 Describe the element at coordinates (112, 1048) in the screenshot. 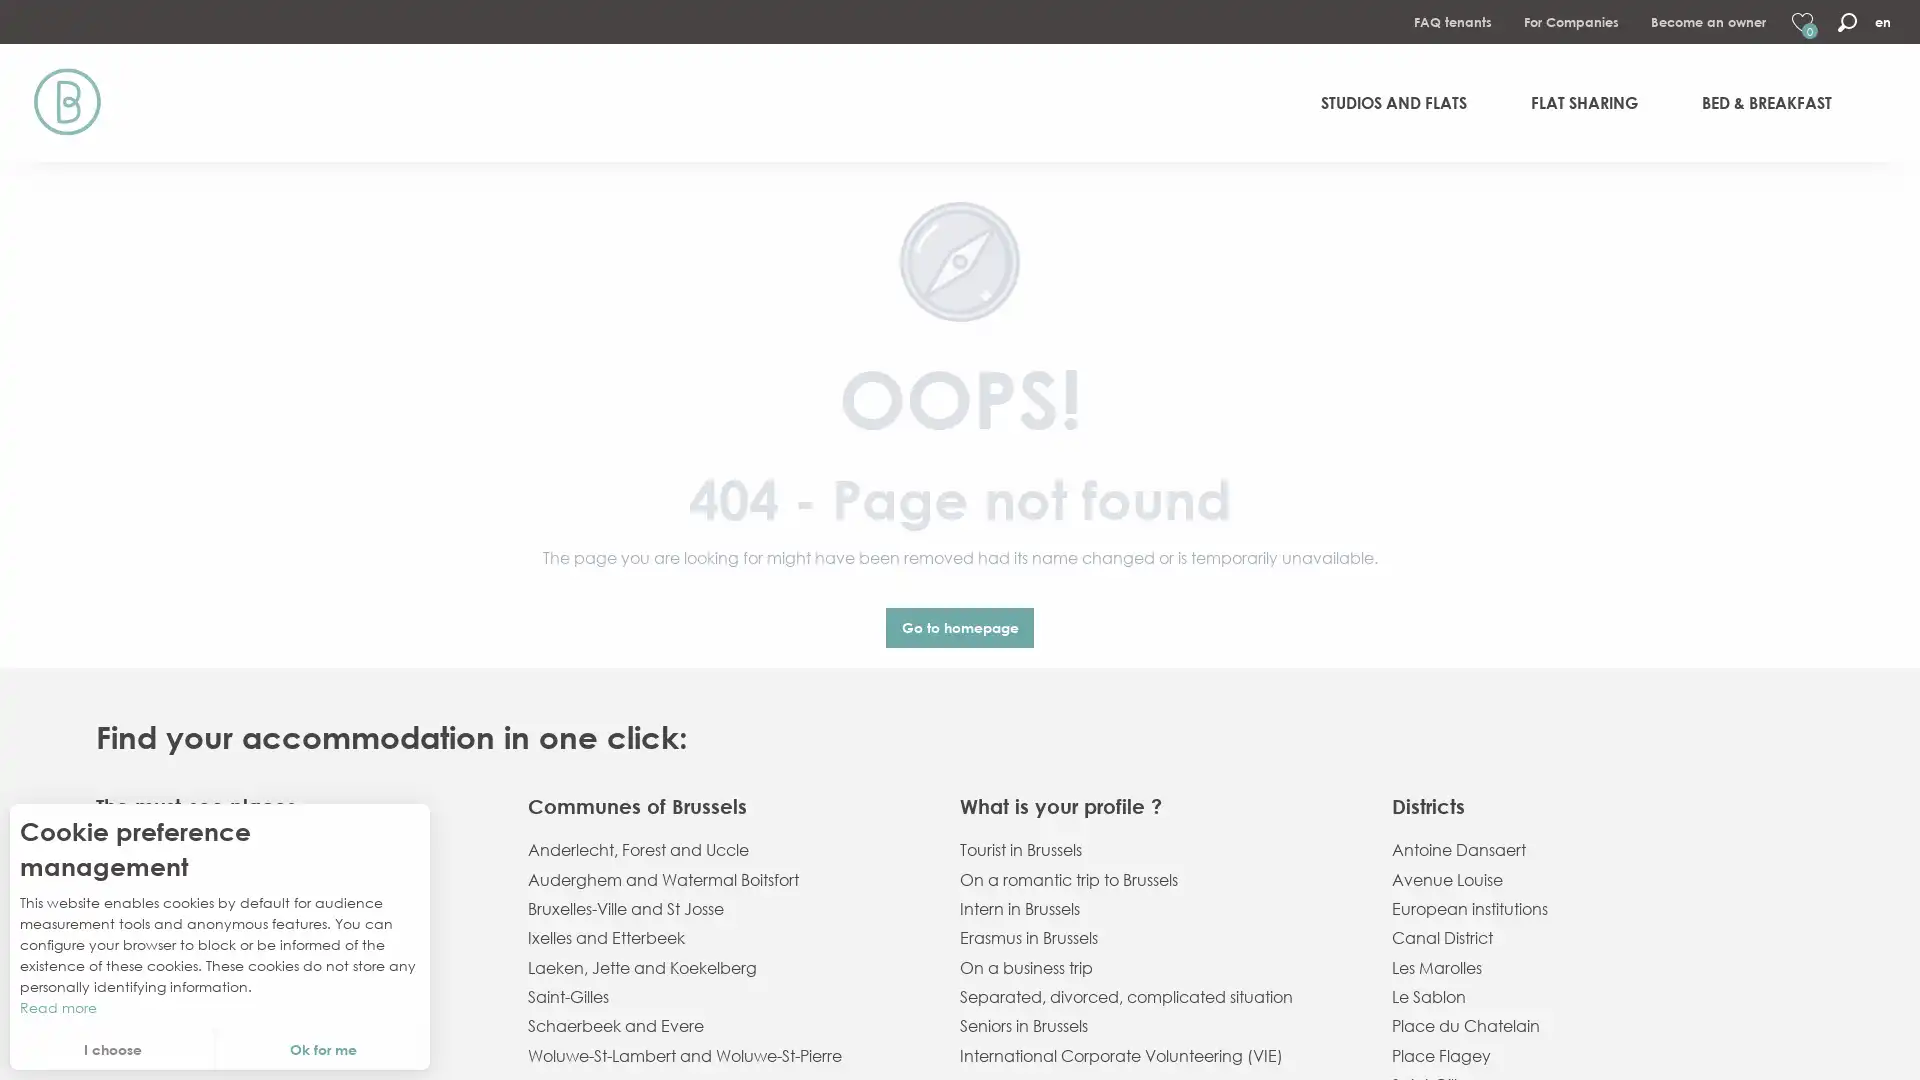

I see `customize cookies` at that location.